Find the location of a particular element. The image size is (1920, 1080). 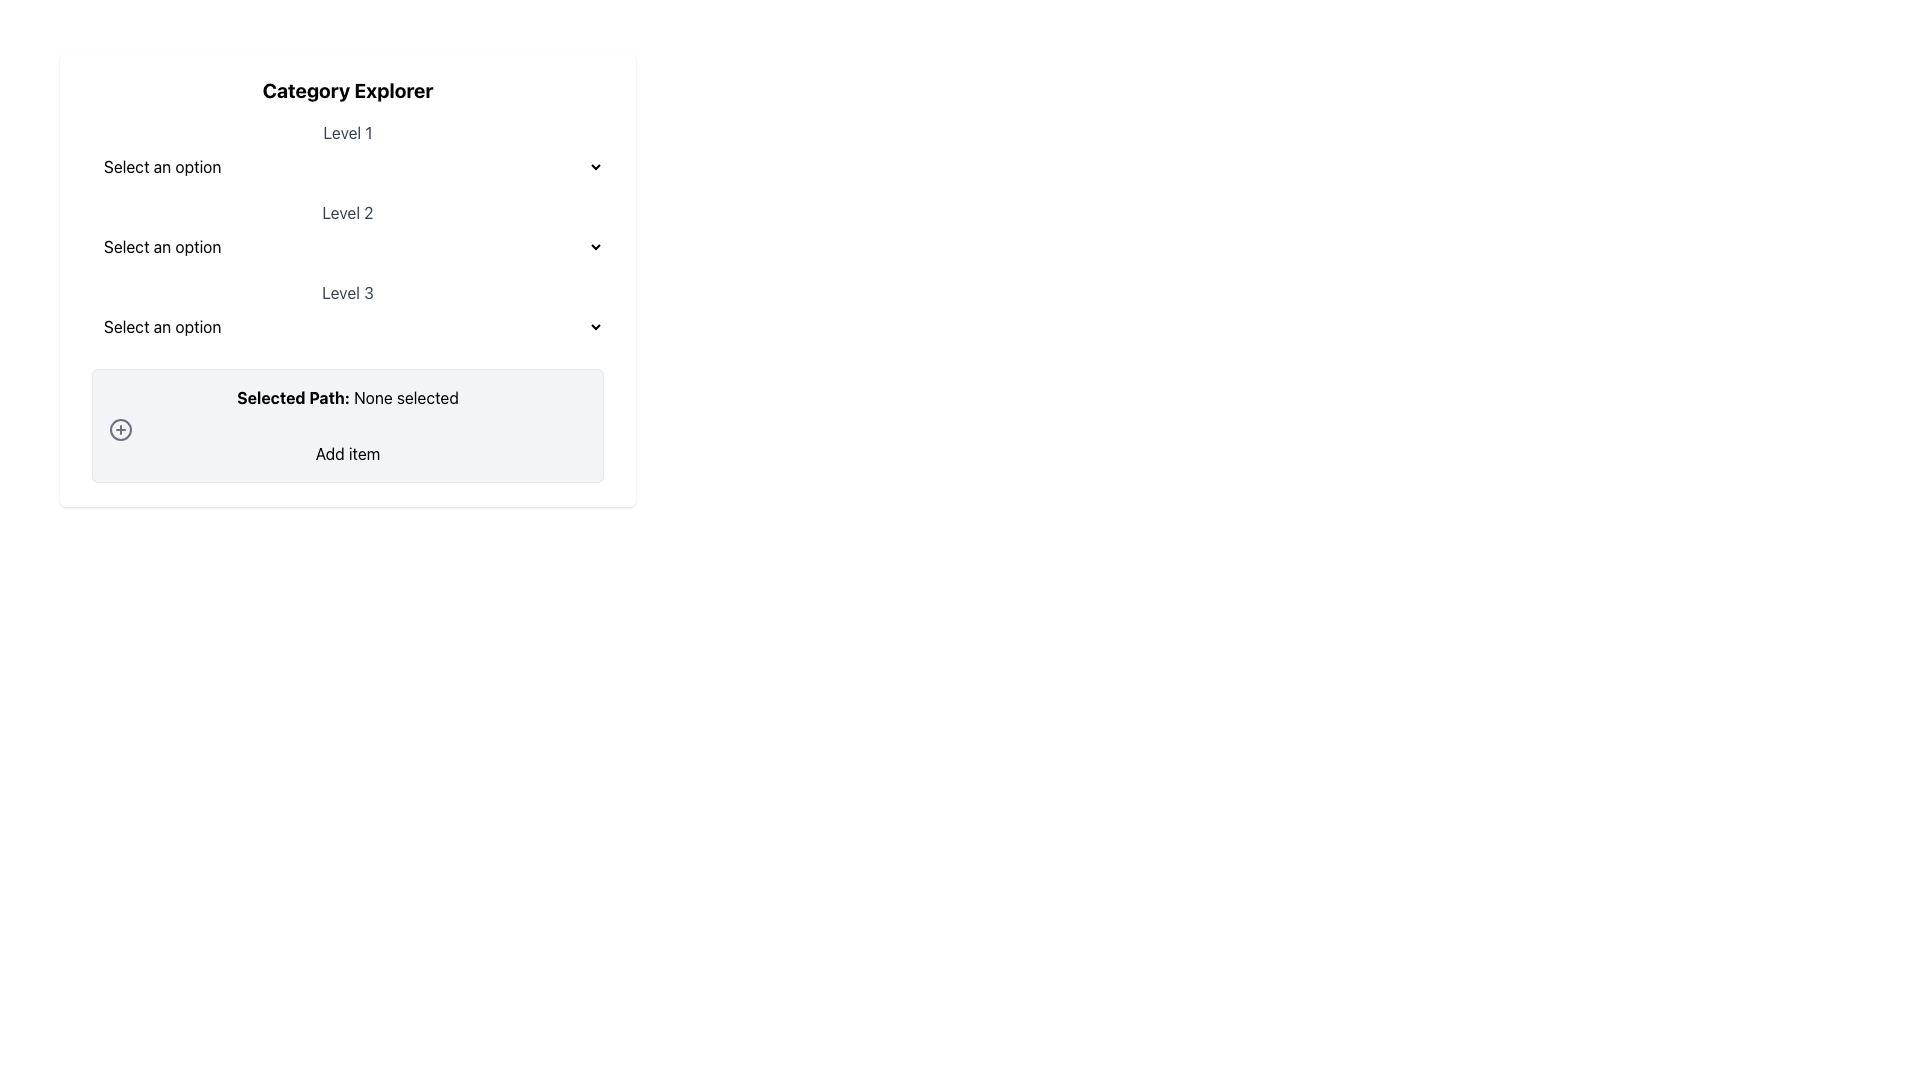

the dropdown menu labeled 'Level 1' is located at coordinates (347, 152).